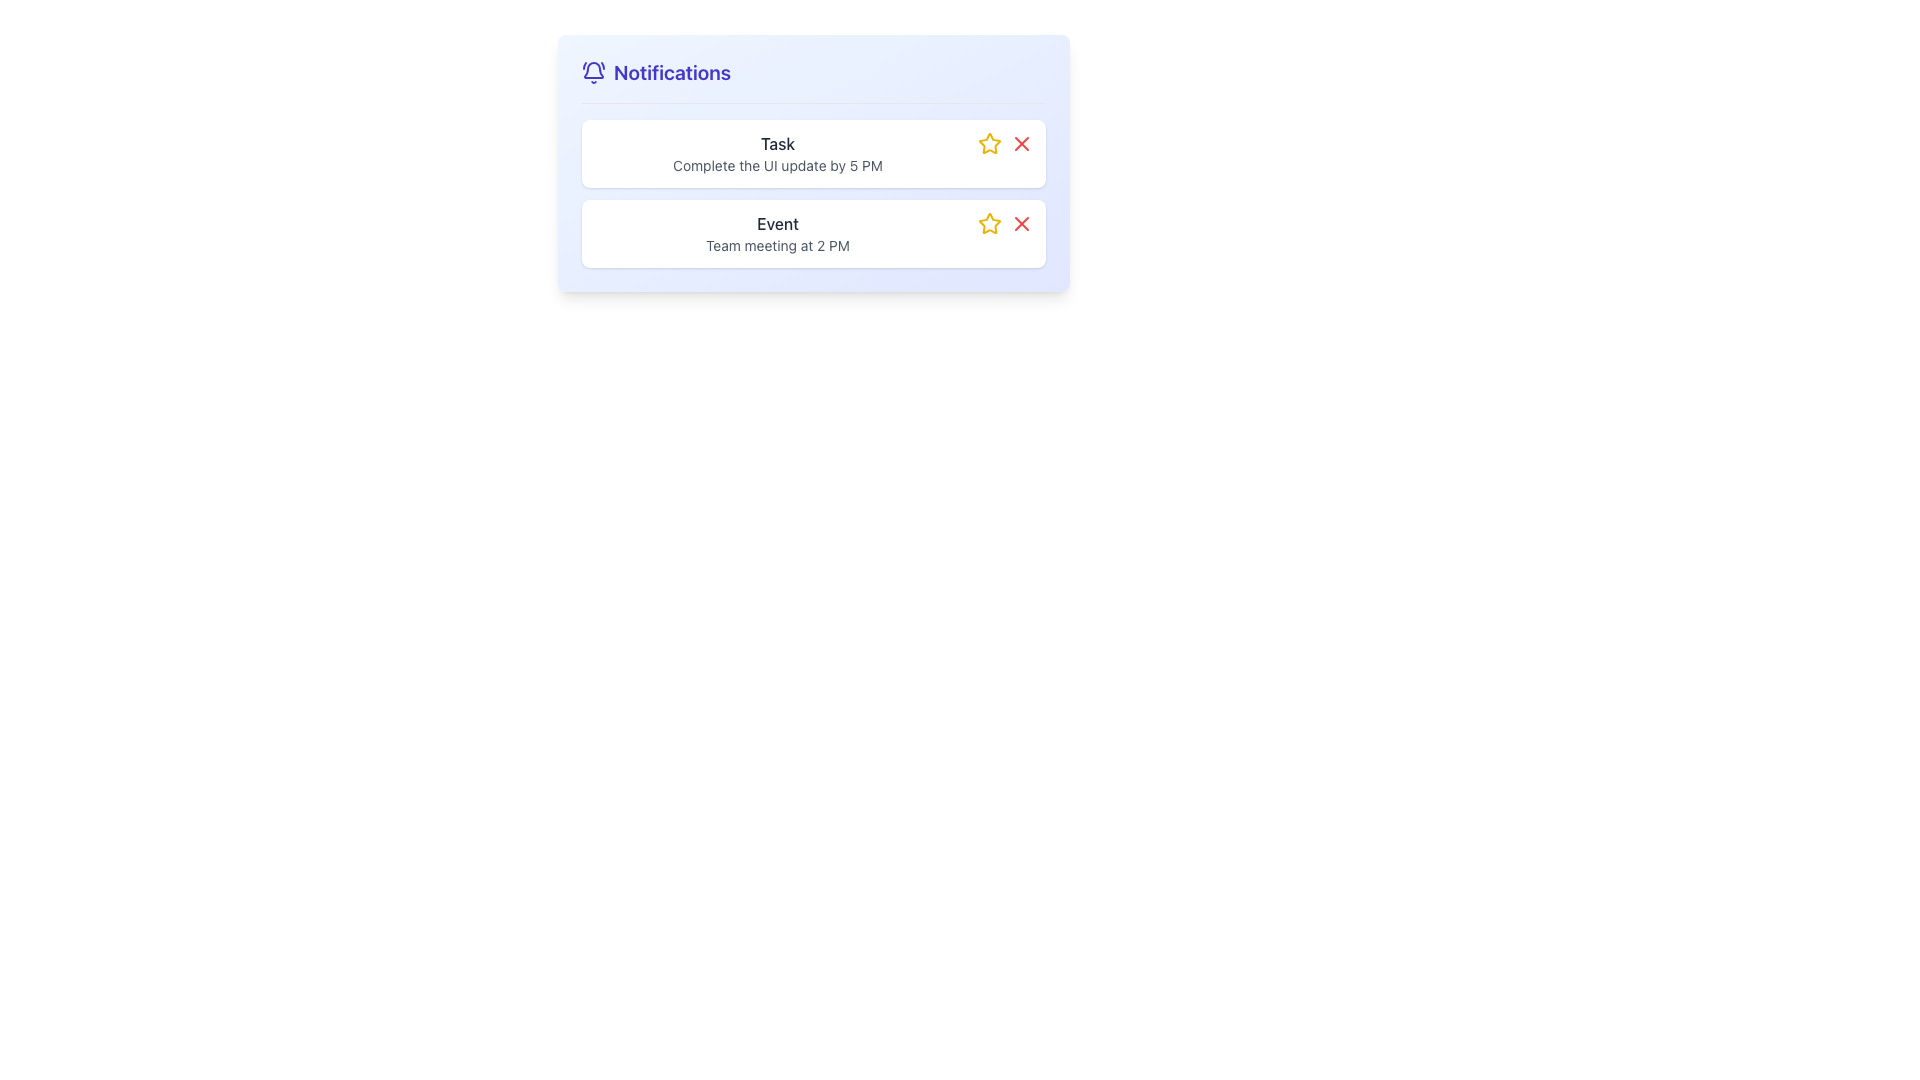 The width and height of the screenshot is (1920, 1080). I want to click on the small red 'X' icon button for closing the notification entry of 'Team meeting at 2 PM', so click(1022, 223).